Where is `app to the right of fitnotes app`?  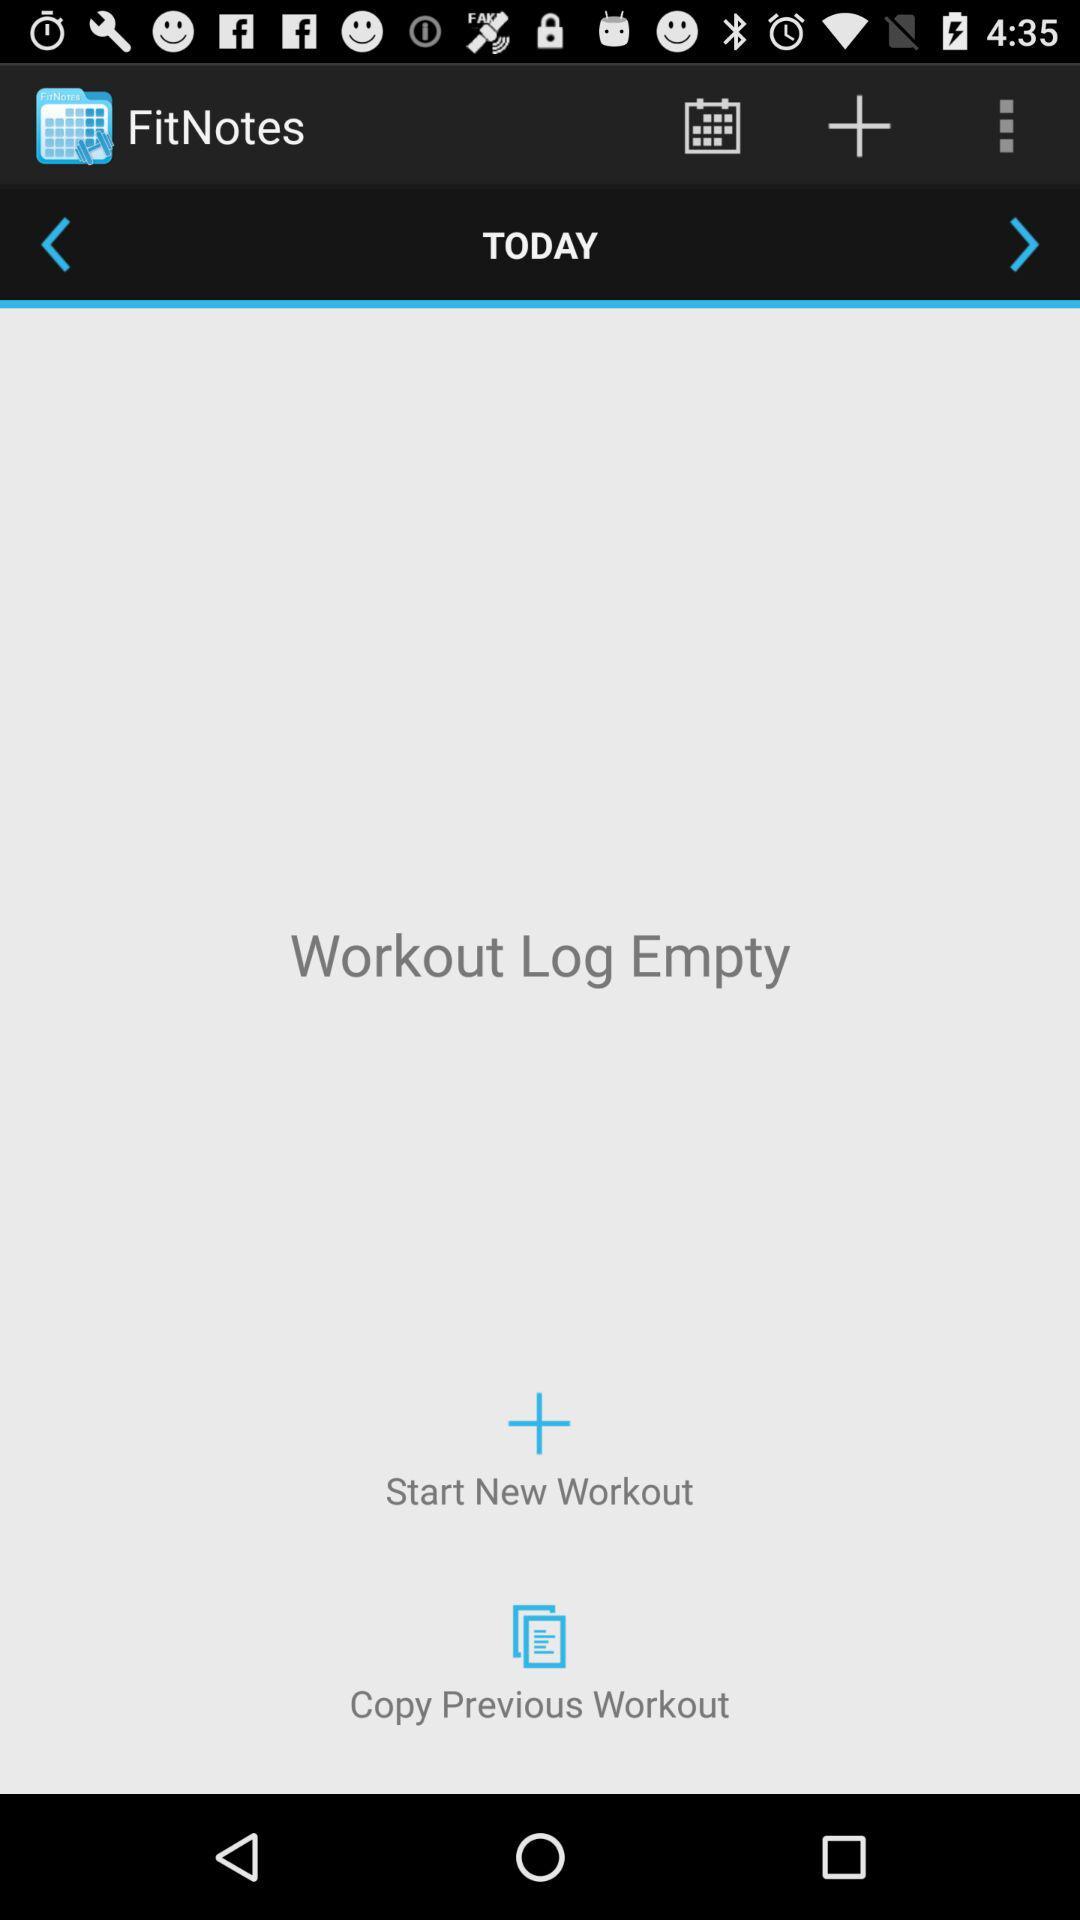
app to the right of fitnotes app is located at coordinates (711, 124).